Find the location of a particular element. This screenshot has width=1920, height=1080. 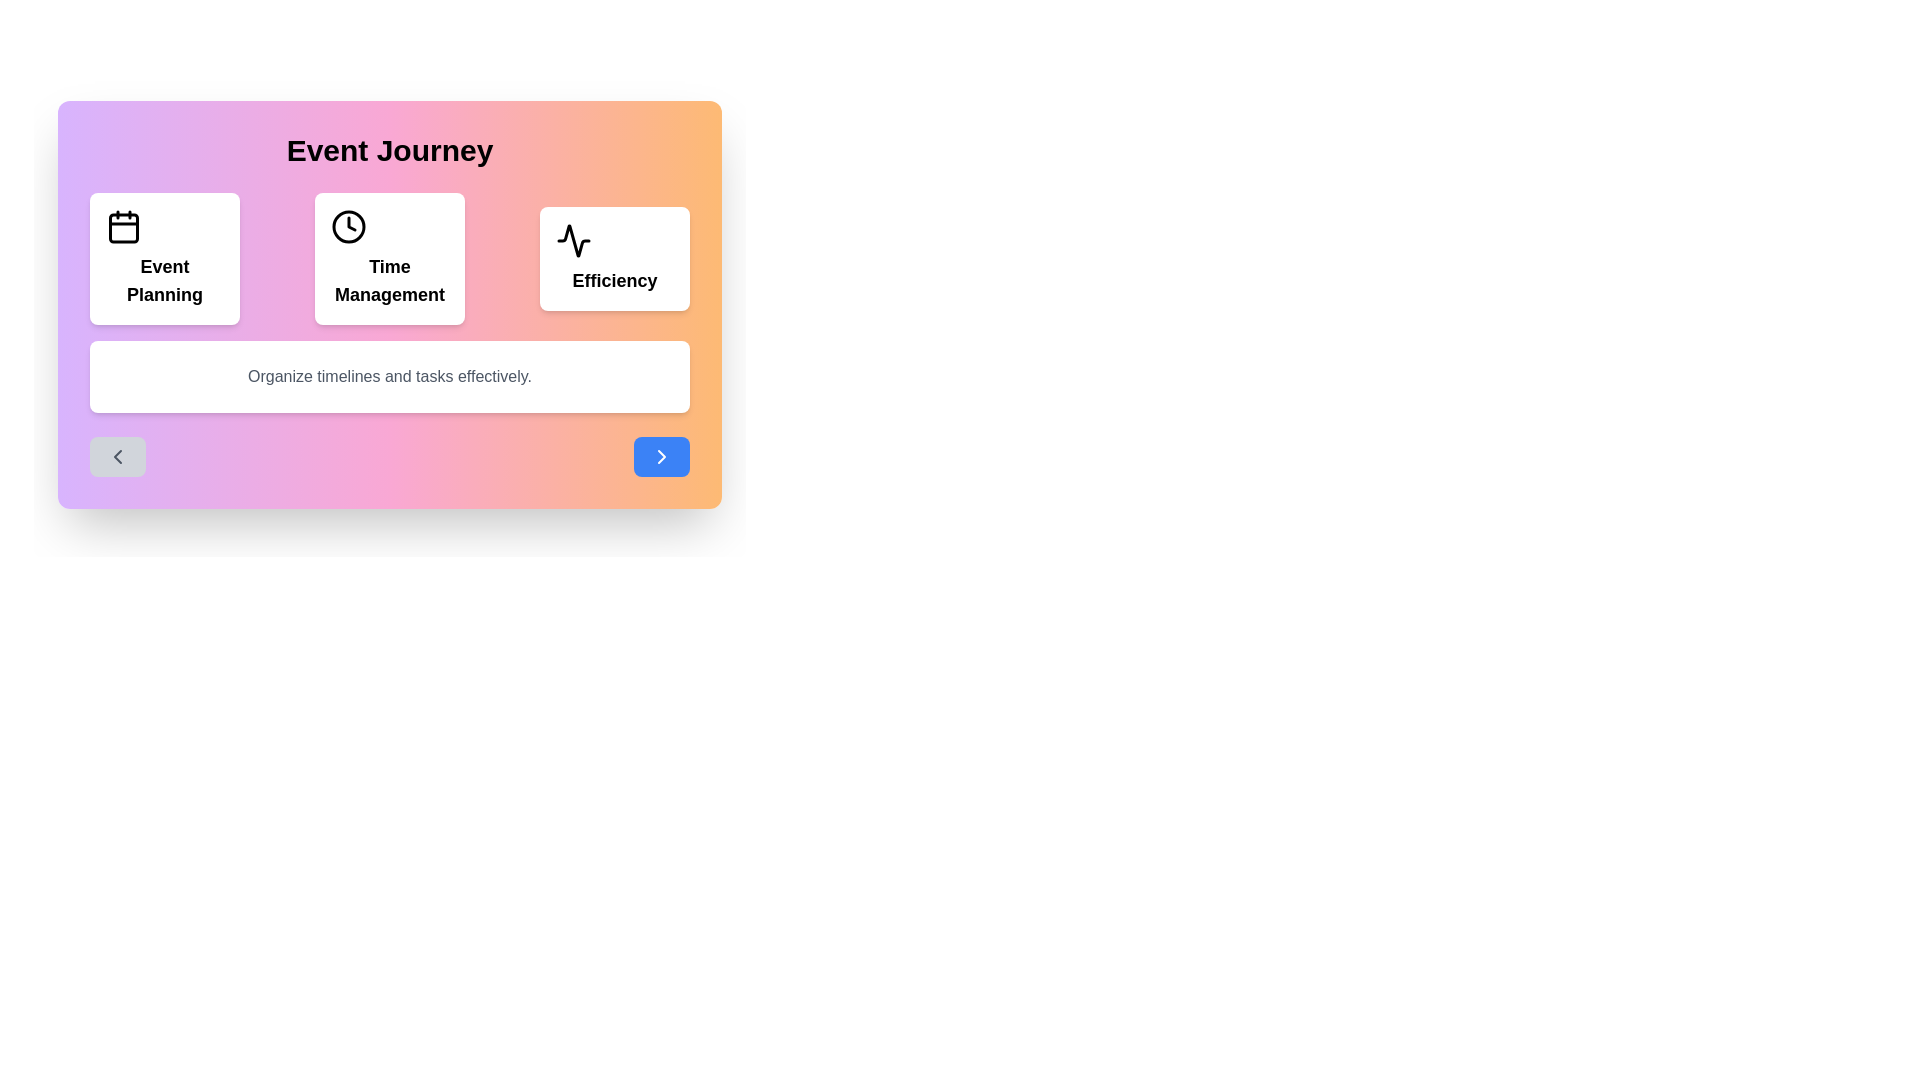

the event card representing Time Management is located at coordinates (389, 257).